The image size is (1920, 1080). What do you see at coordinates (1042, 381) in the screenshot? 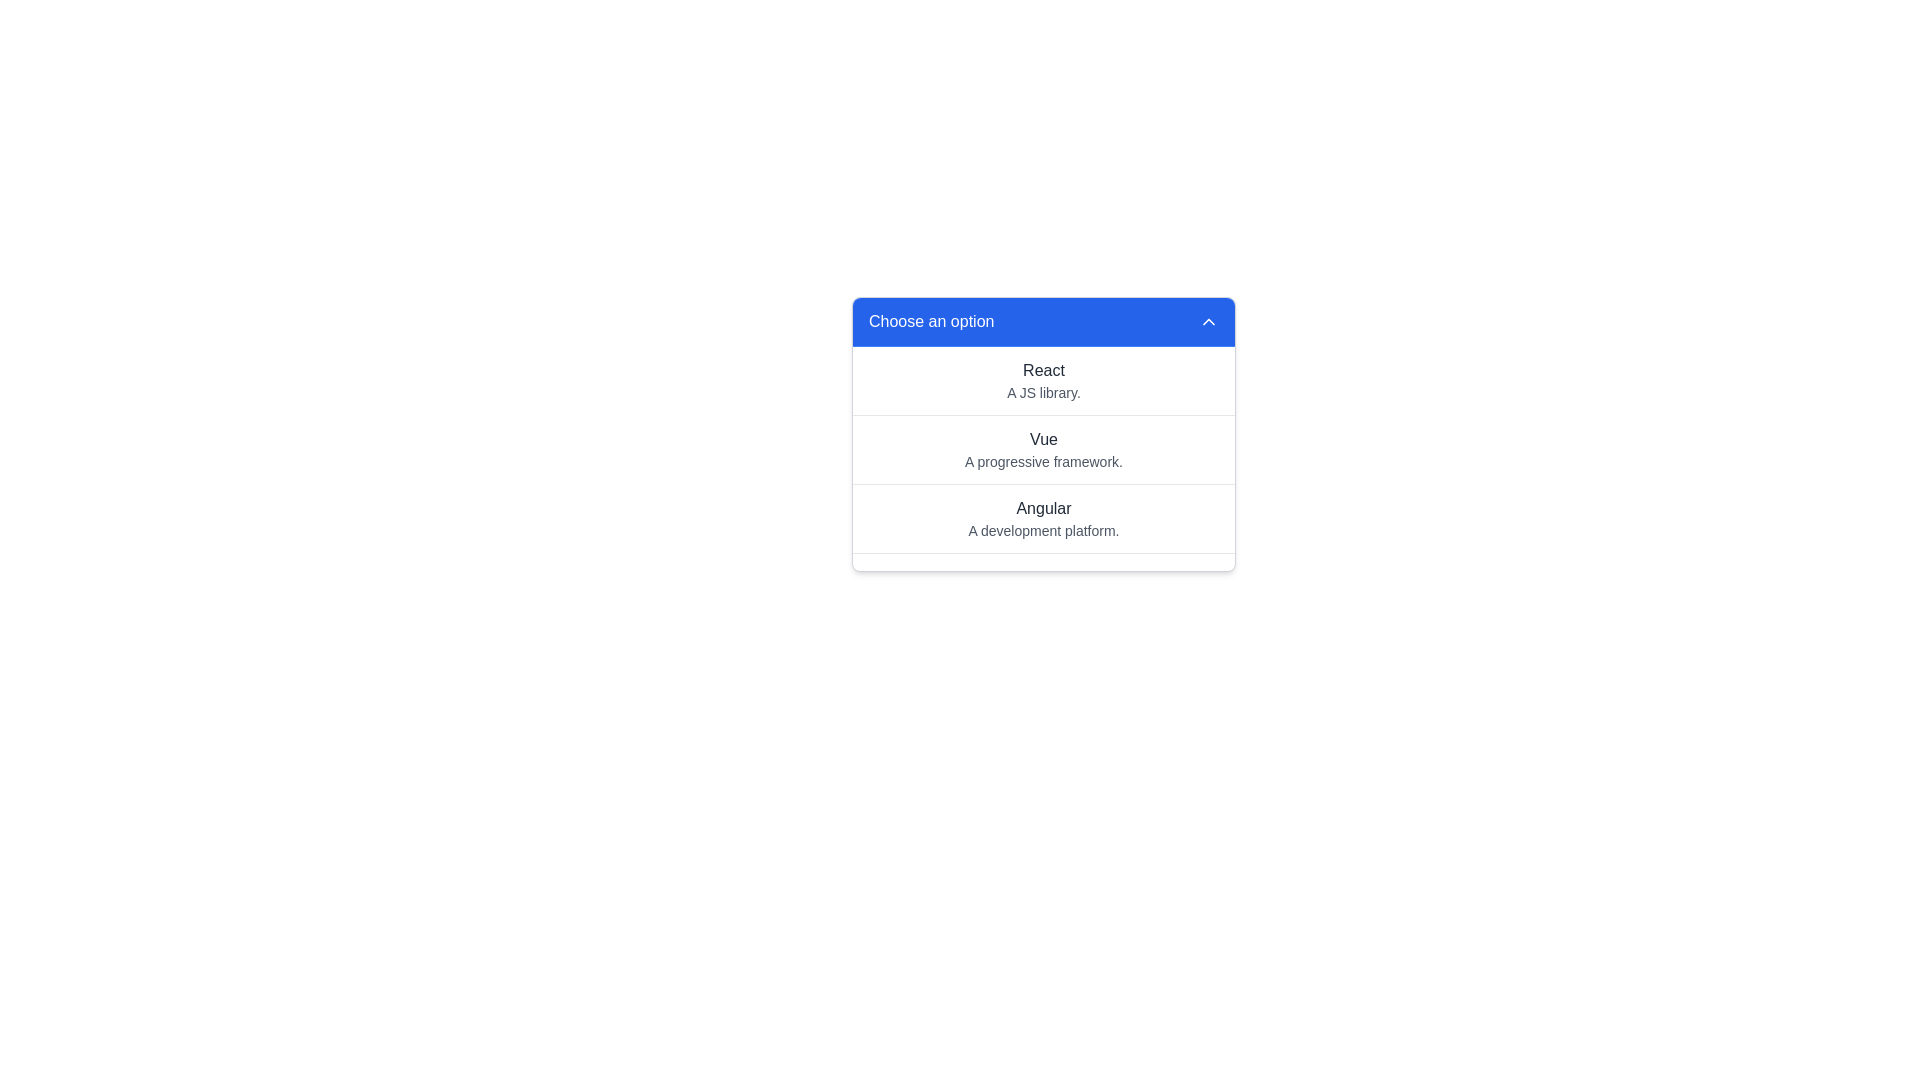
I see `the first list item in the dropdown menu, which displays 'React' in bold and 'A JS library.' in a smaller font` at bounding box center [1042, 381].